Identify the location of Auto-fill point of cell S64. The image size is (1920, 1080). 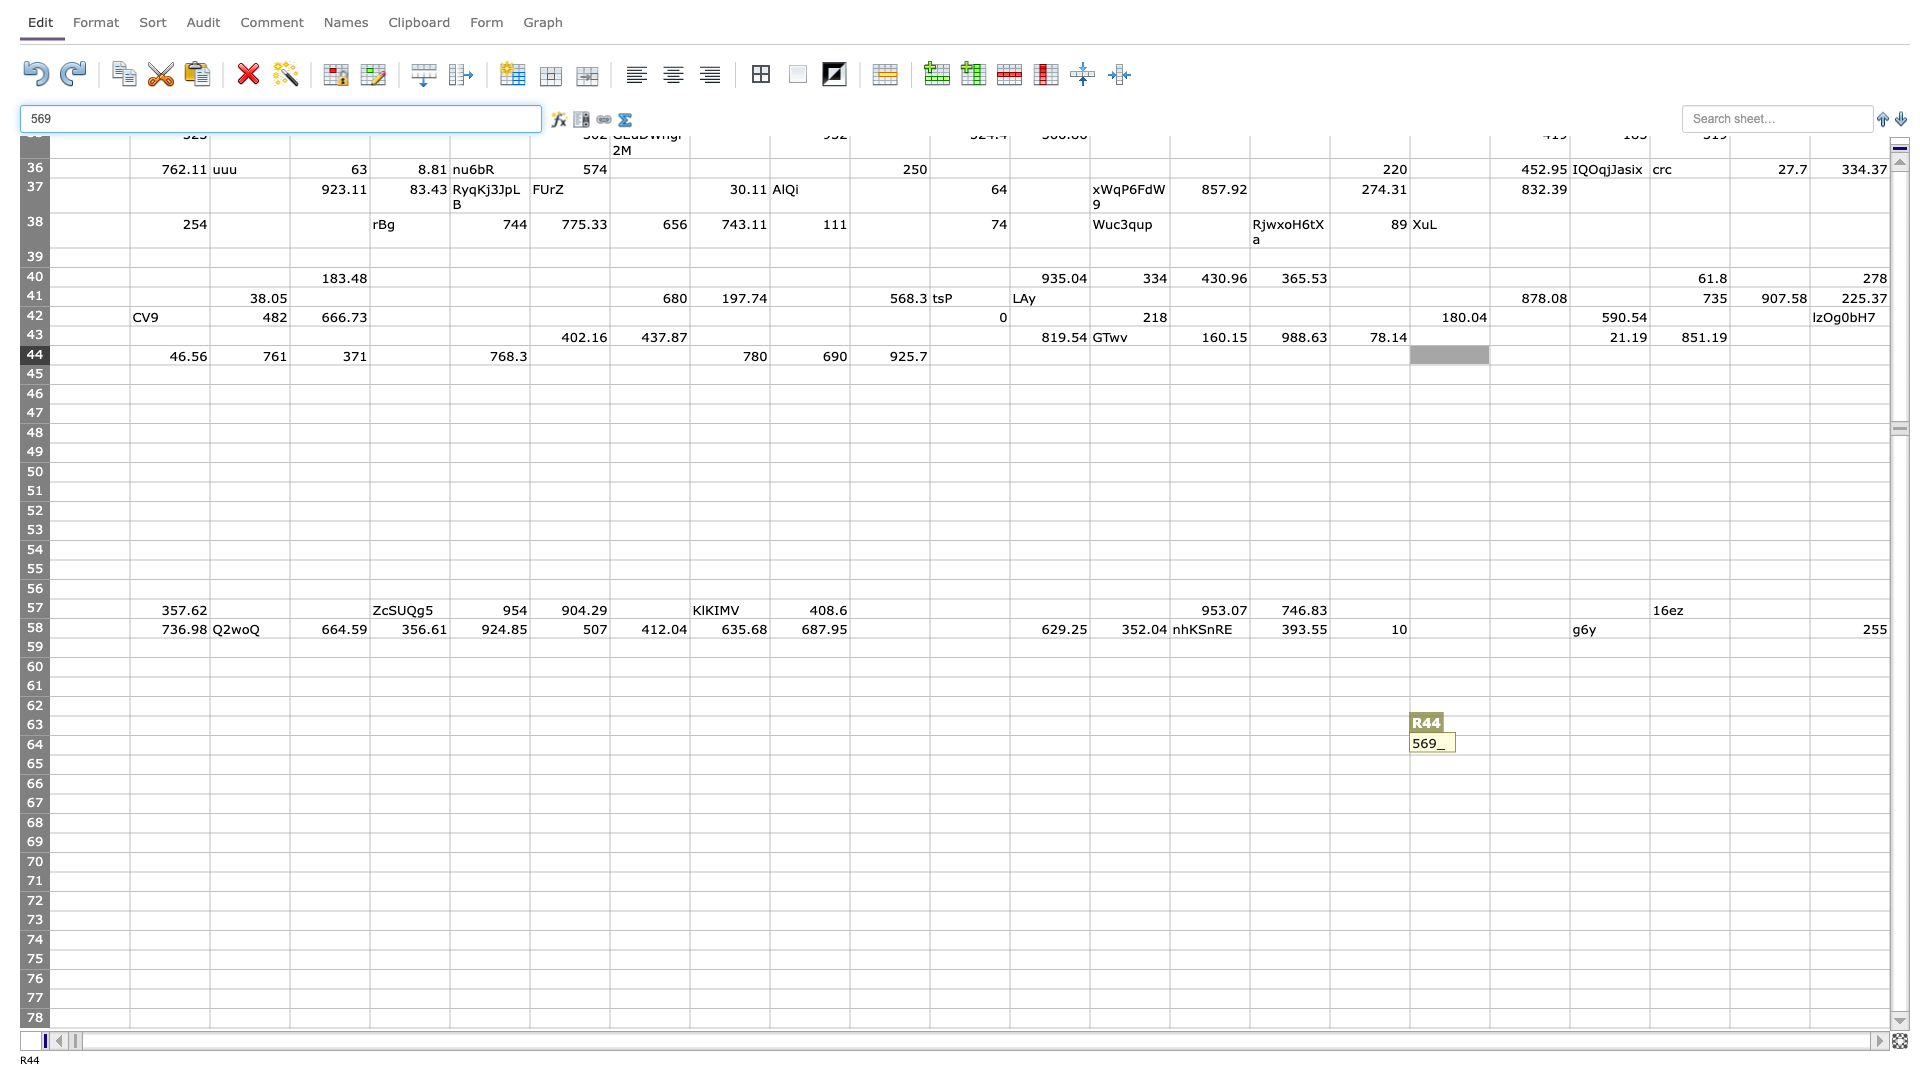
(1568, 755).